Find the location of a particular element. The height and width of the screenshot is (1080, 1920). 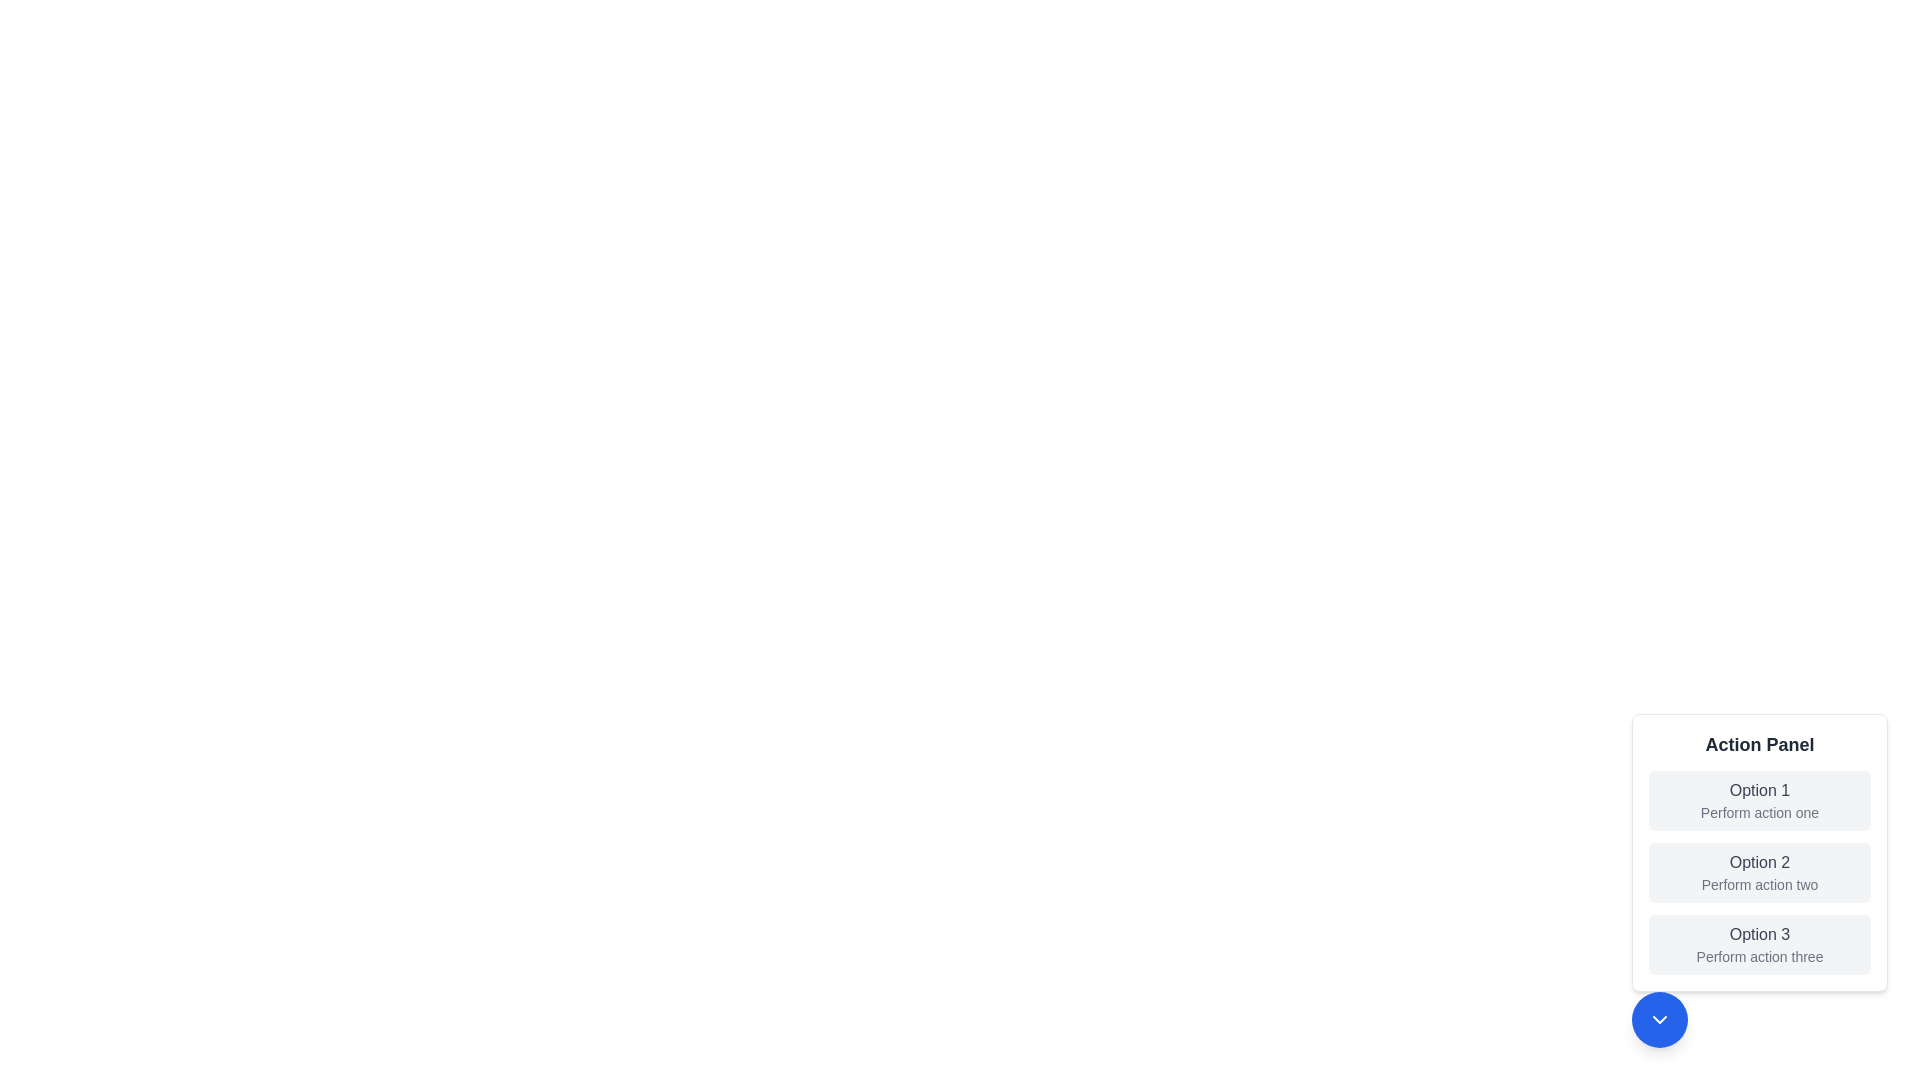

the button labeled 'Option 2' which has the text 'Perform action two' below it is located at coordinates (1760, 871).